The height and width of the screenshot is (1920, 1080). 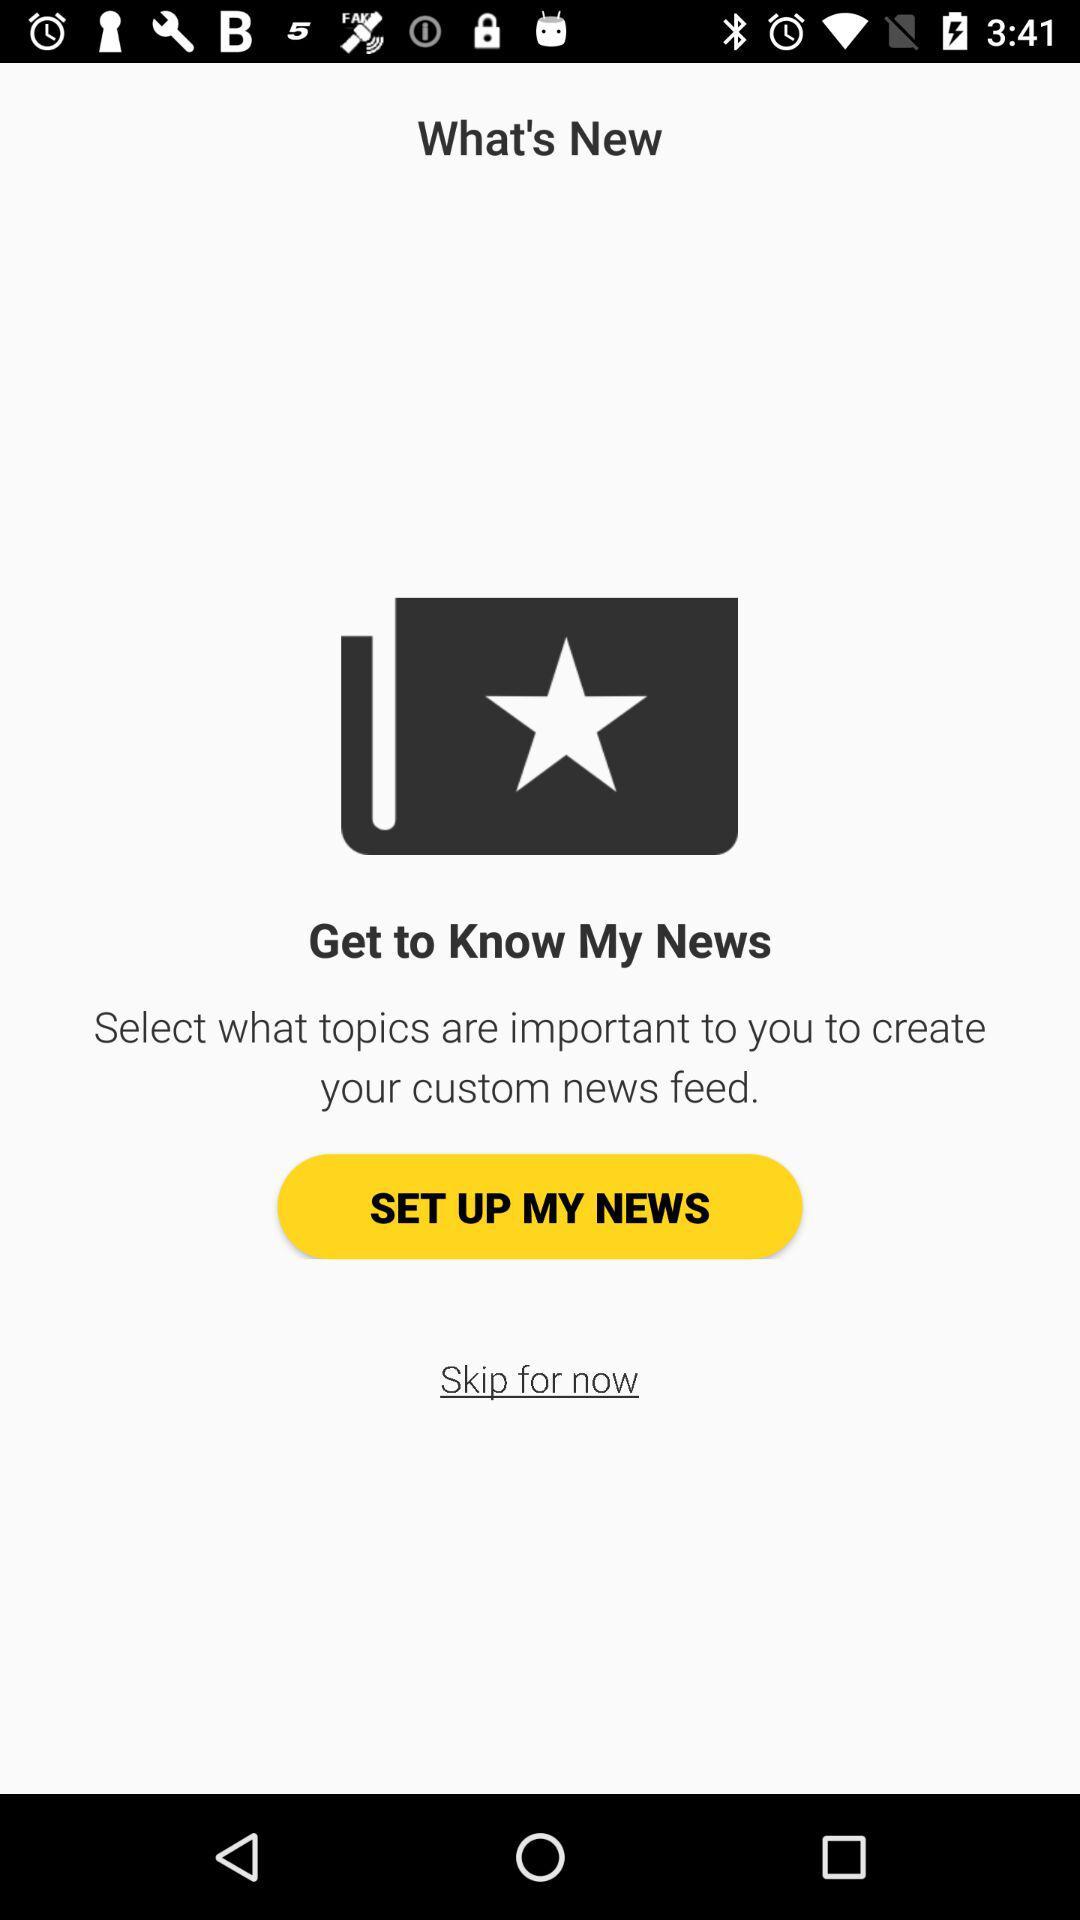 I want to click on set up my button, so click(x=540, y=1205).